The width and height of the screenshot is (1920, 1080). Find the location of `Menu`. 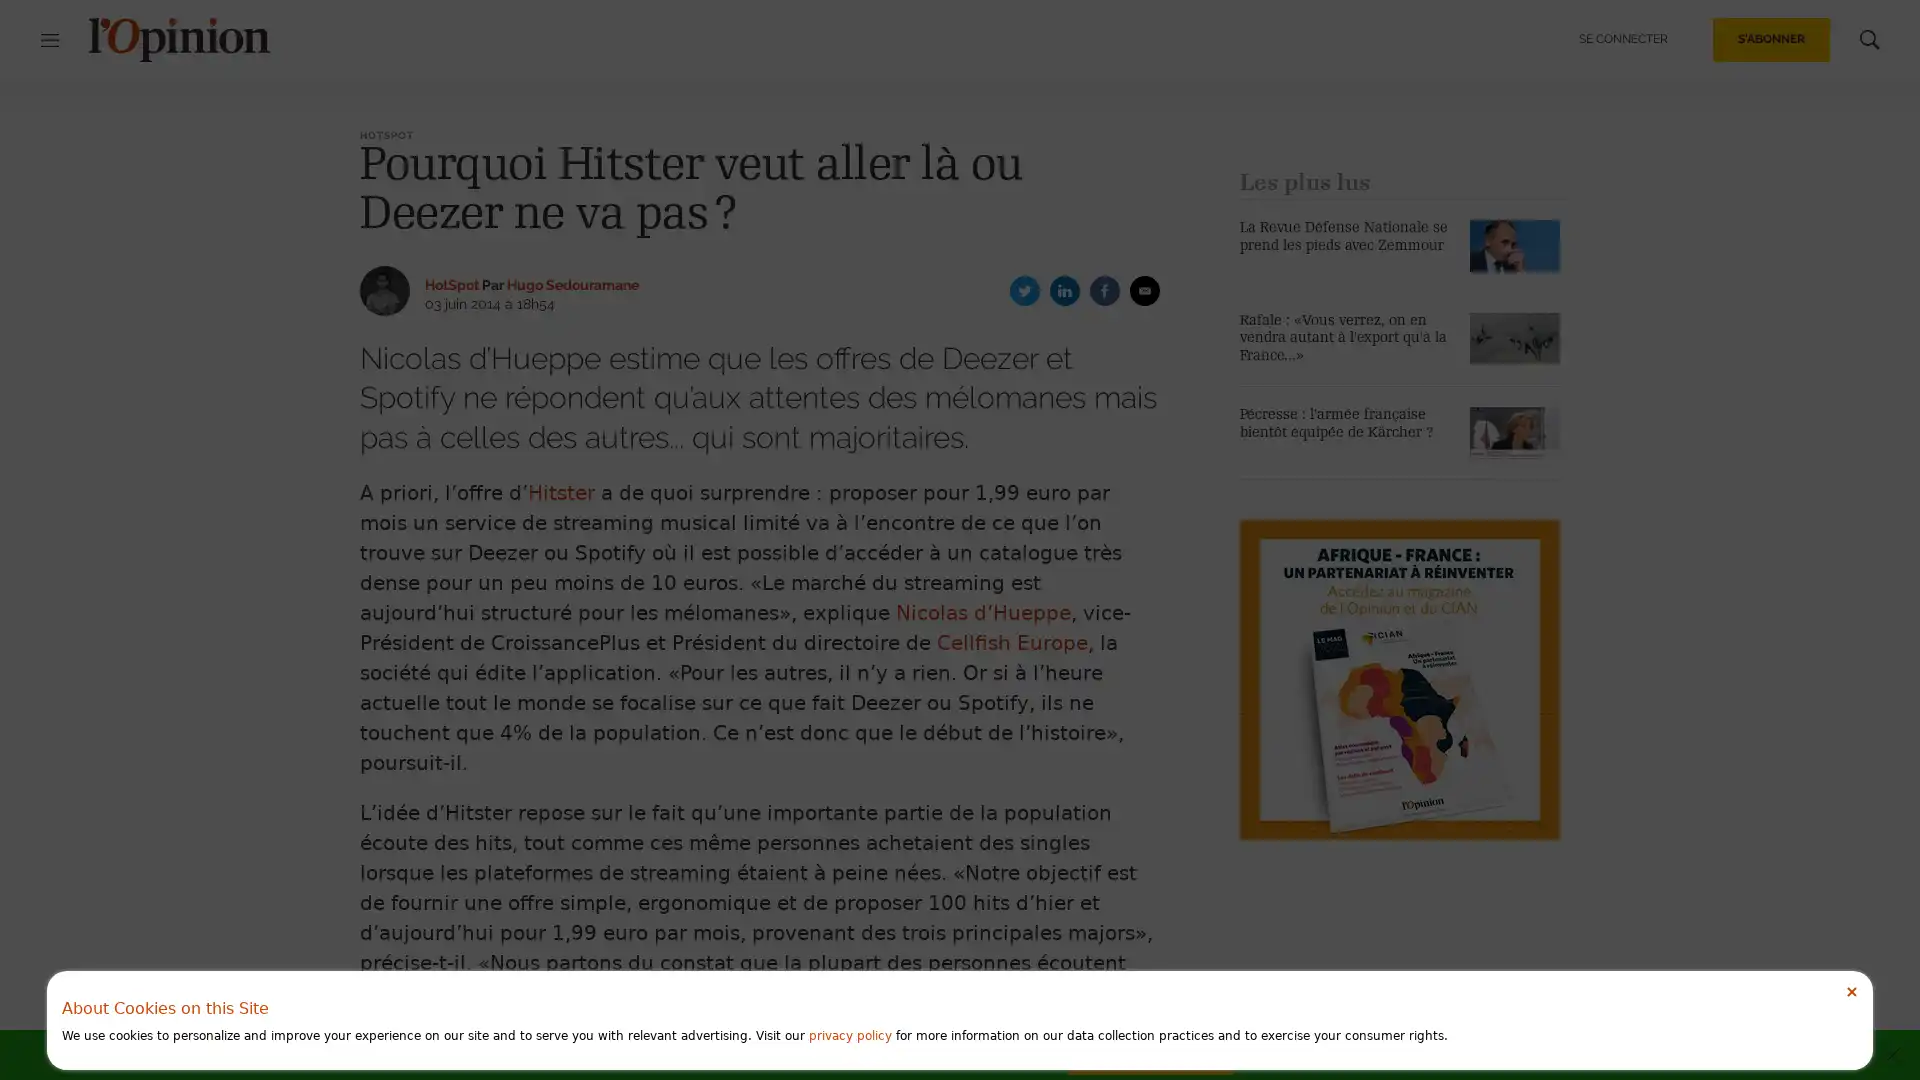

Menu is located at coordinates (59, 39).